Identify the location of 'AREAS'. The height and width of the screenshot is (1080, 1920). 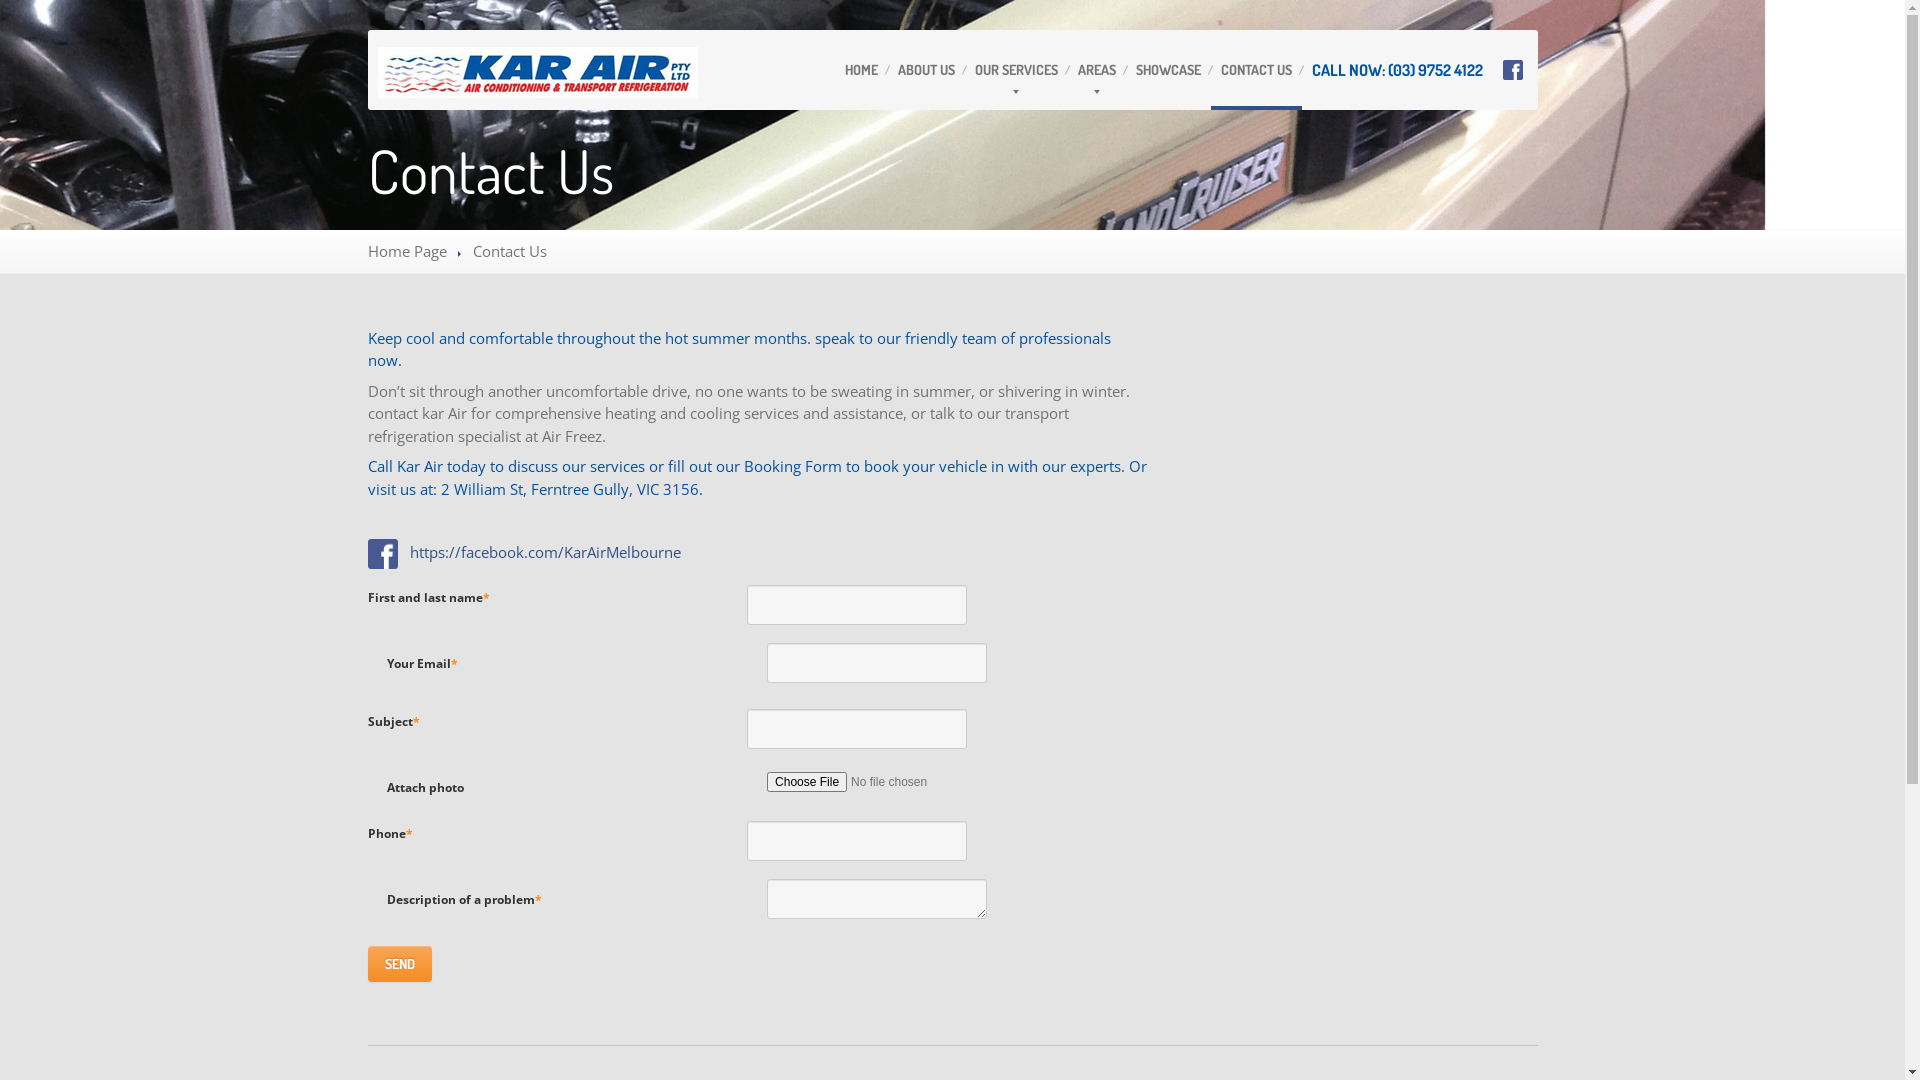
(1096, 68).